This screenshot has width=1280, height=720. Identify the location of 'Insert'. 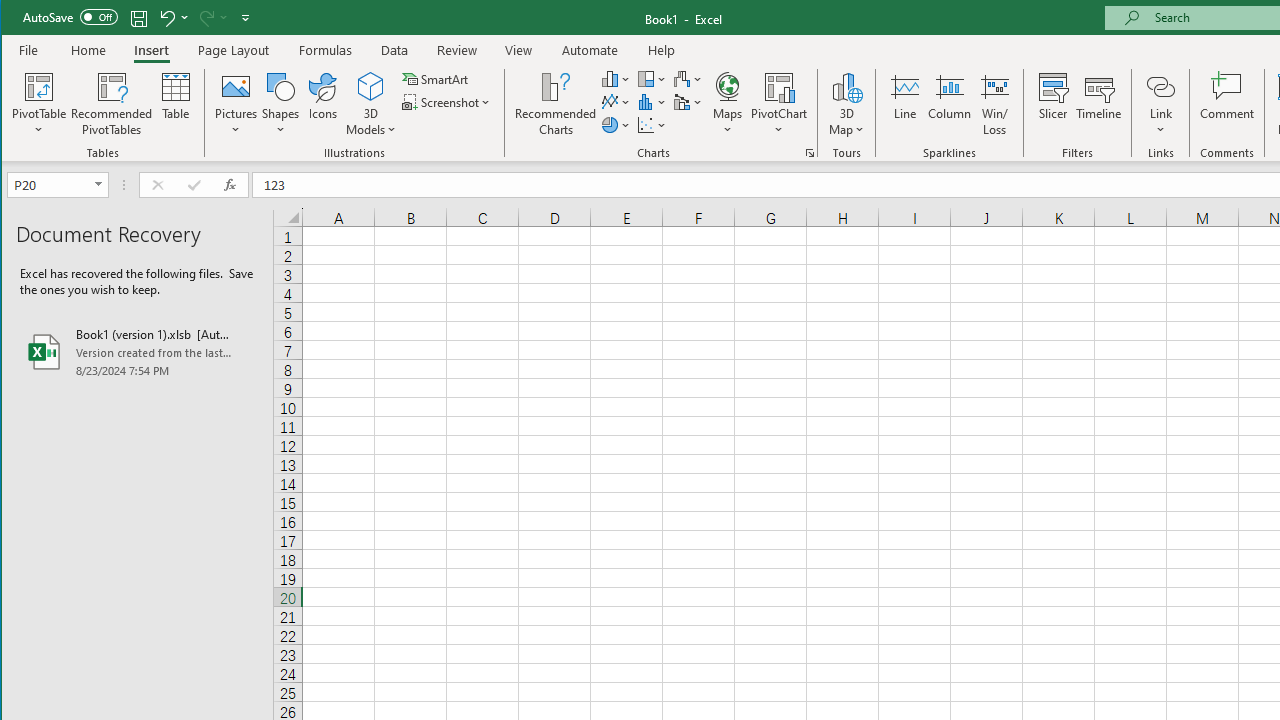
(150, 49).